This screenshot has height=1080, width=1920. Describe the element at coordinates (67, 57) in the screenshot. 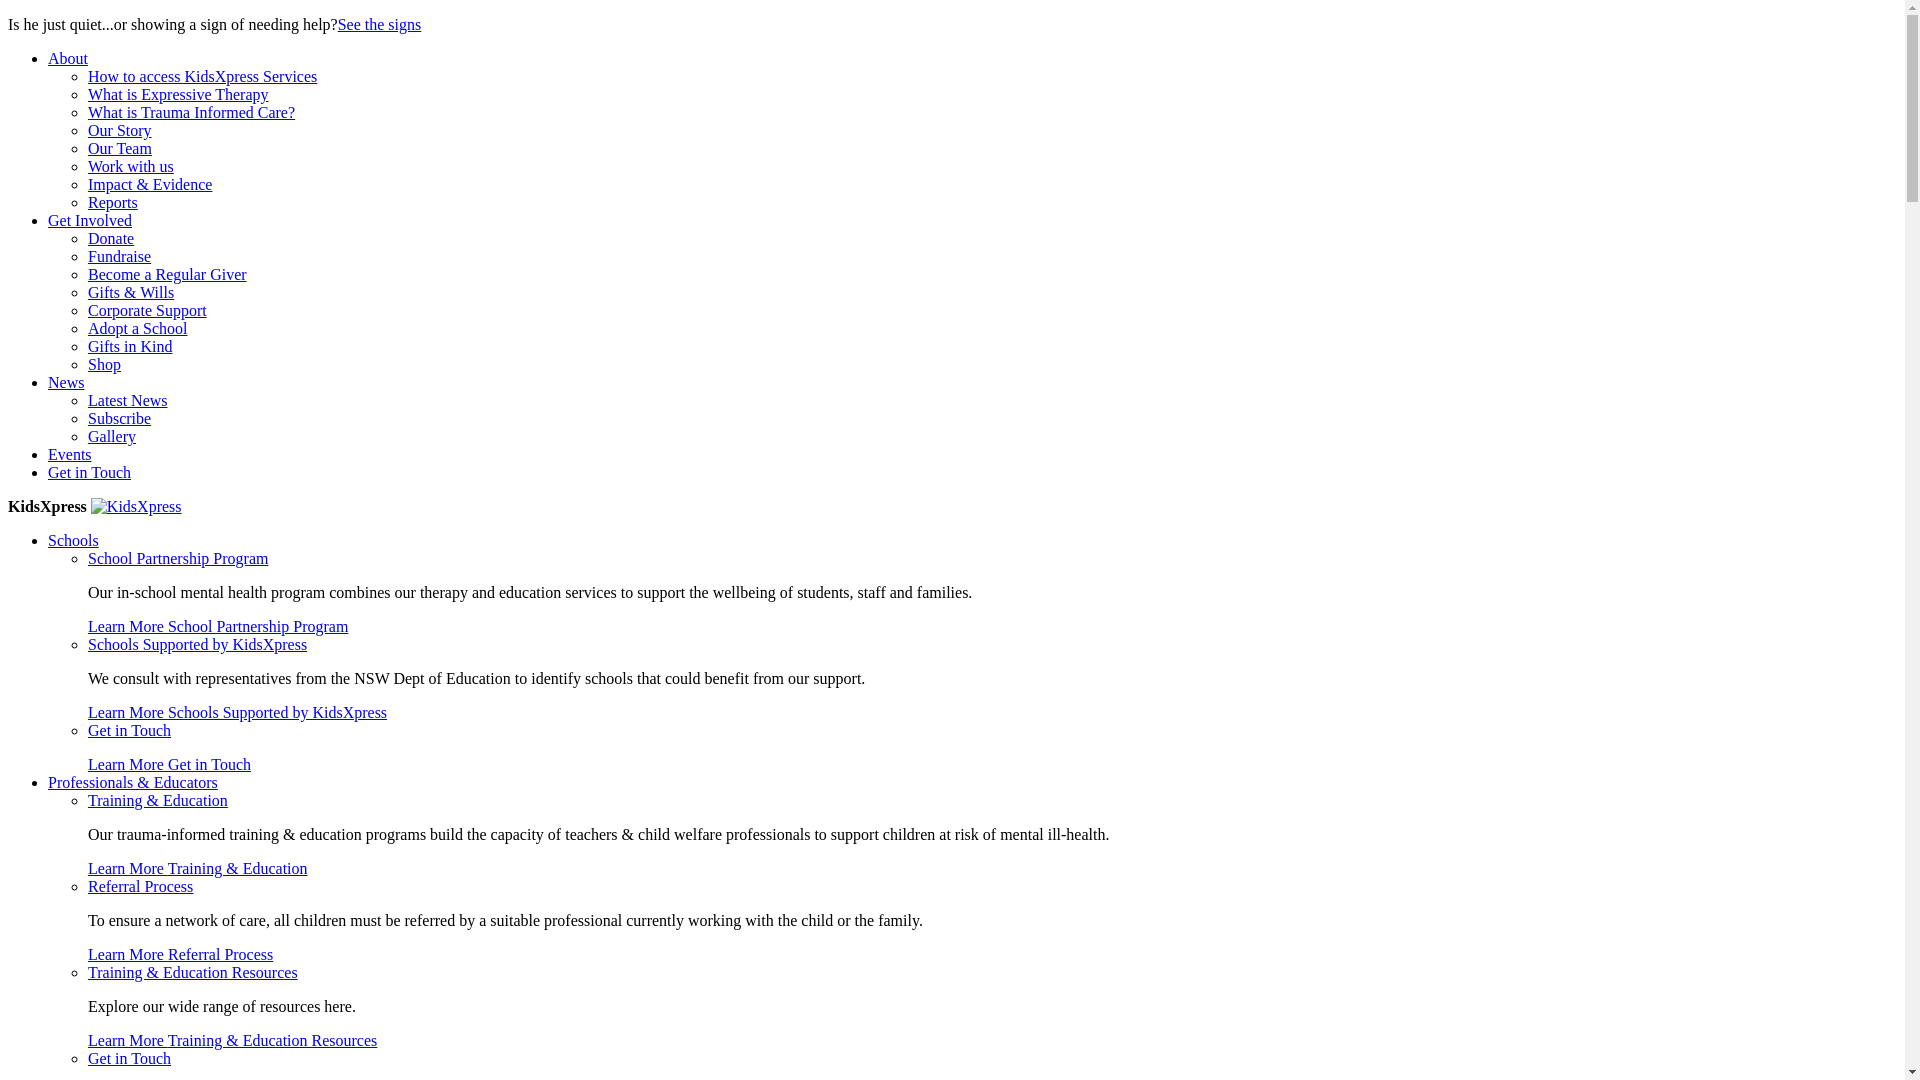

I see `'About'` at that location.